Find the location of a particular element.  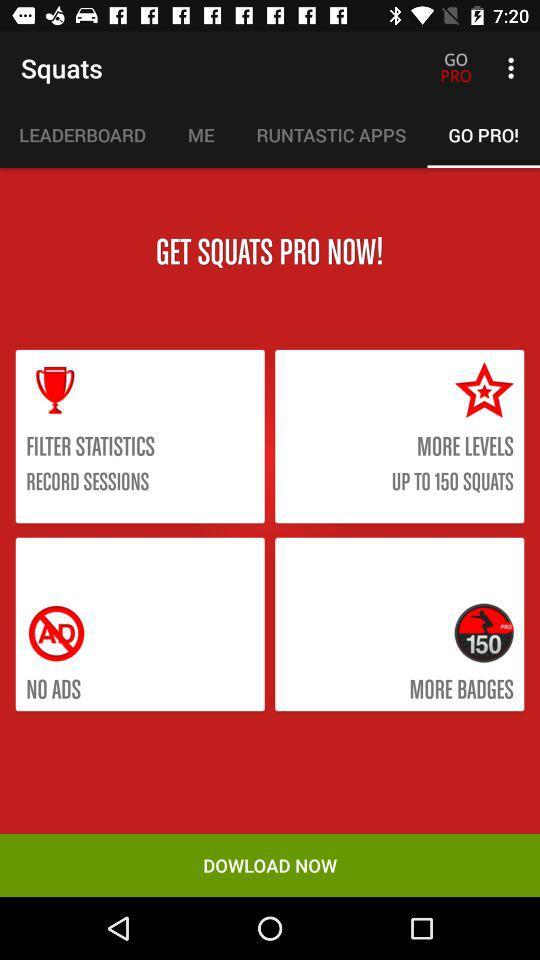

the item to the left of the me icon is located at coordinates (82, 134).